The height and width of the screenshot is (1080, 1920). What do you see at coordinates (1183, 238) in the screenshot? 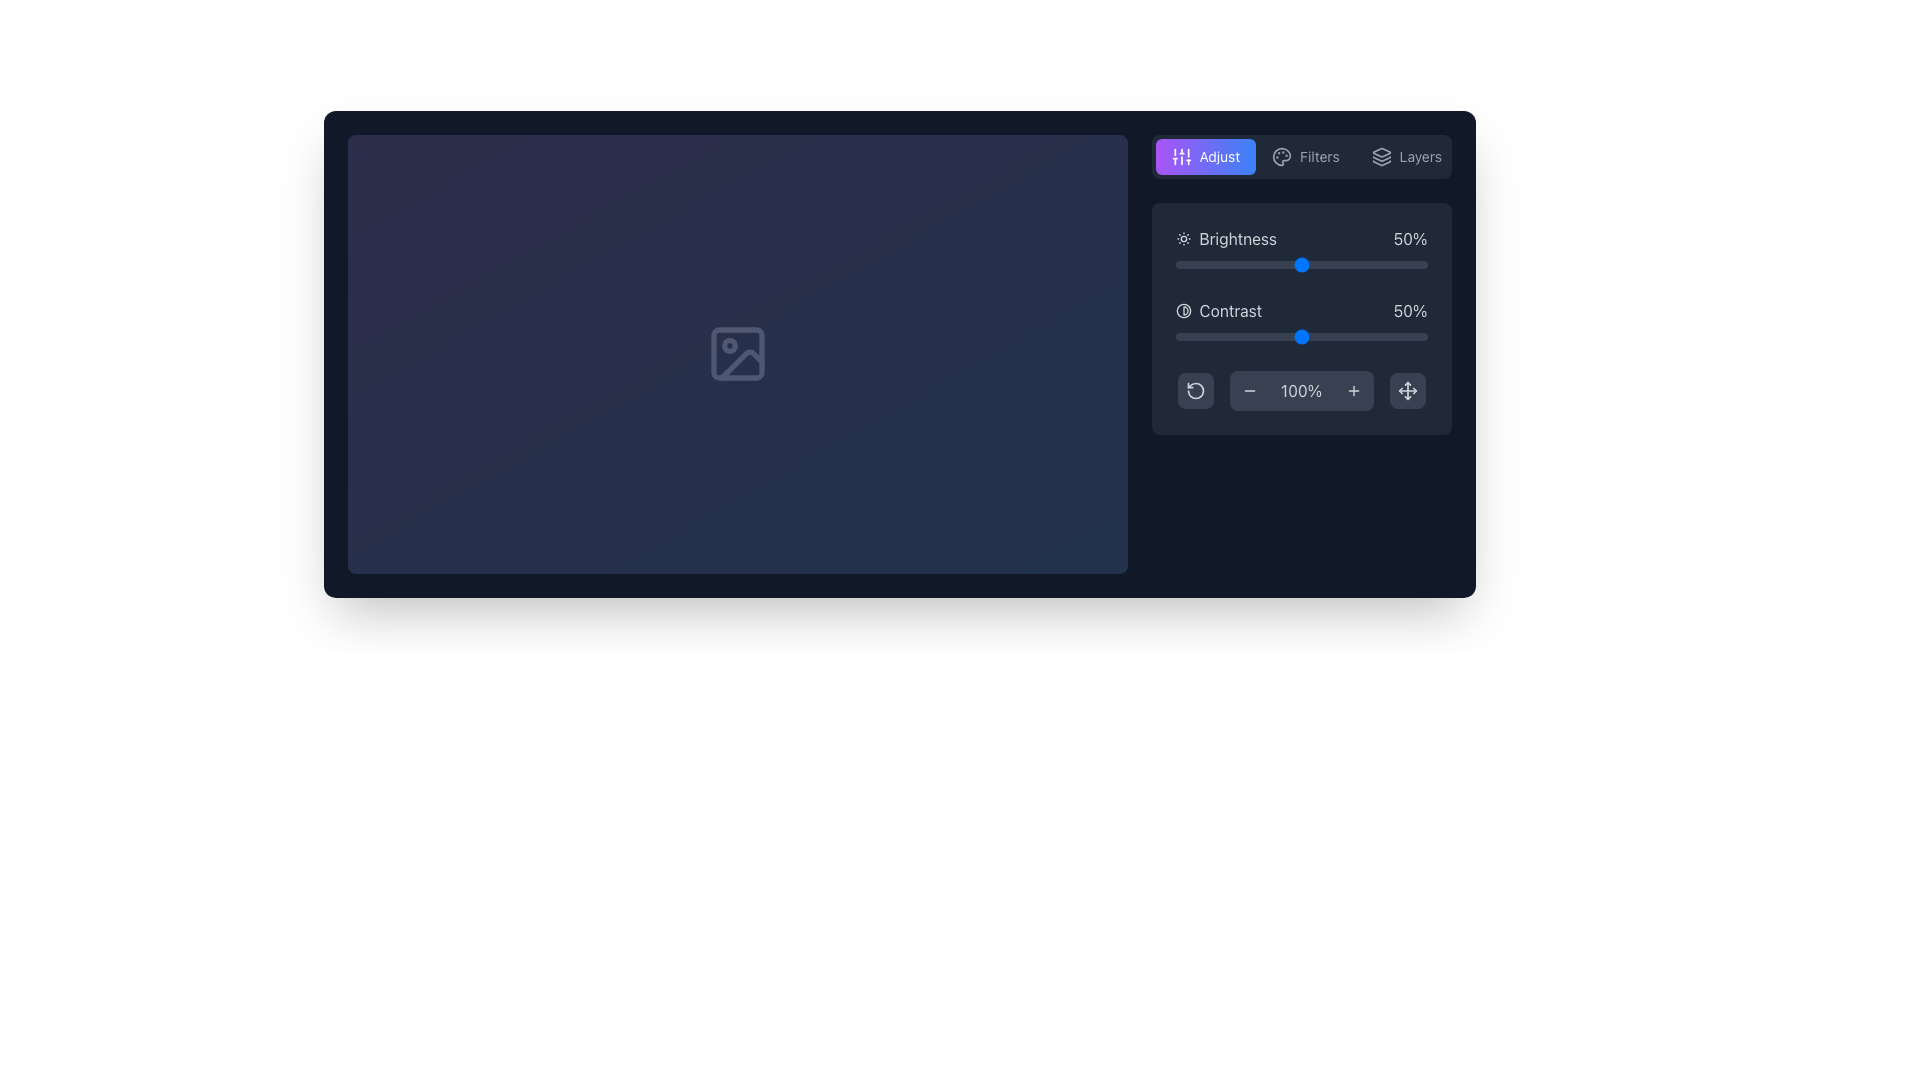
I see `the brightness control icon, which is located within a control panel on the right side of the interface, specifically to the left of the 'Brightness' label` at bounding box center [1183, 238].